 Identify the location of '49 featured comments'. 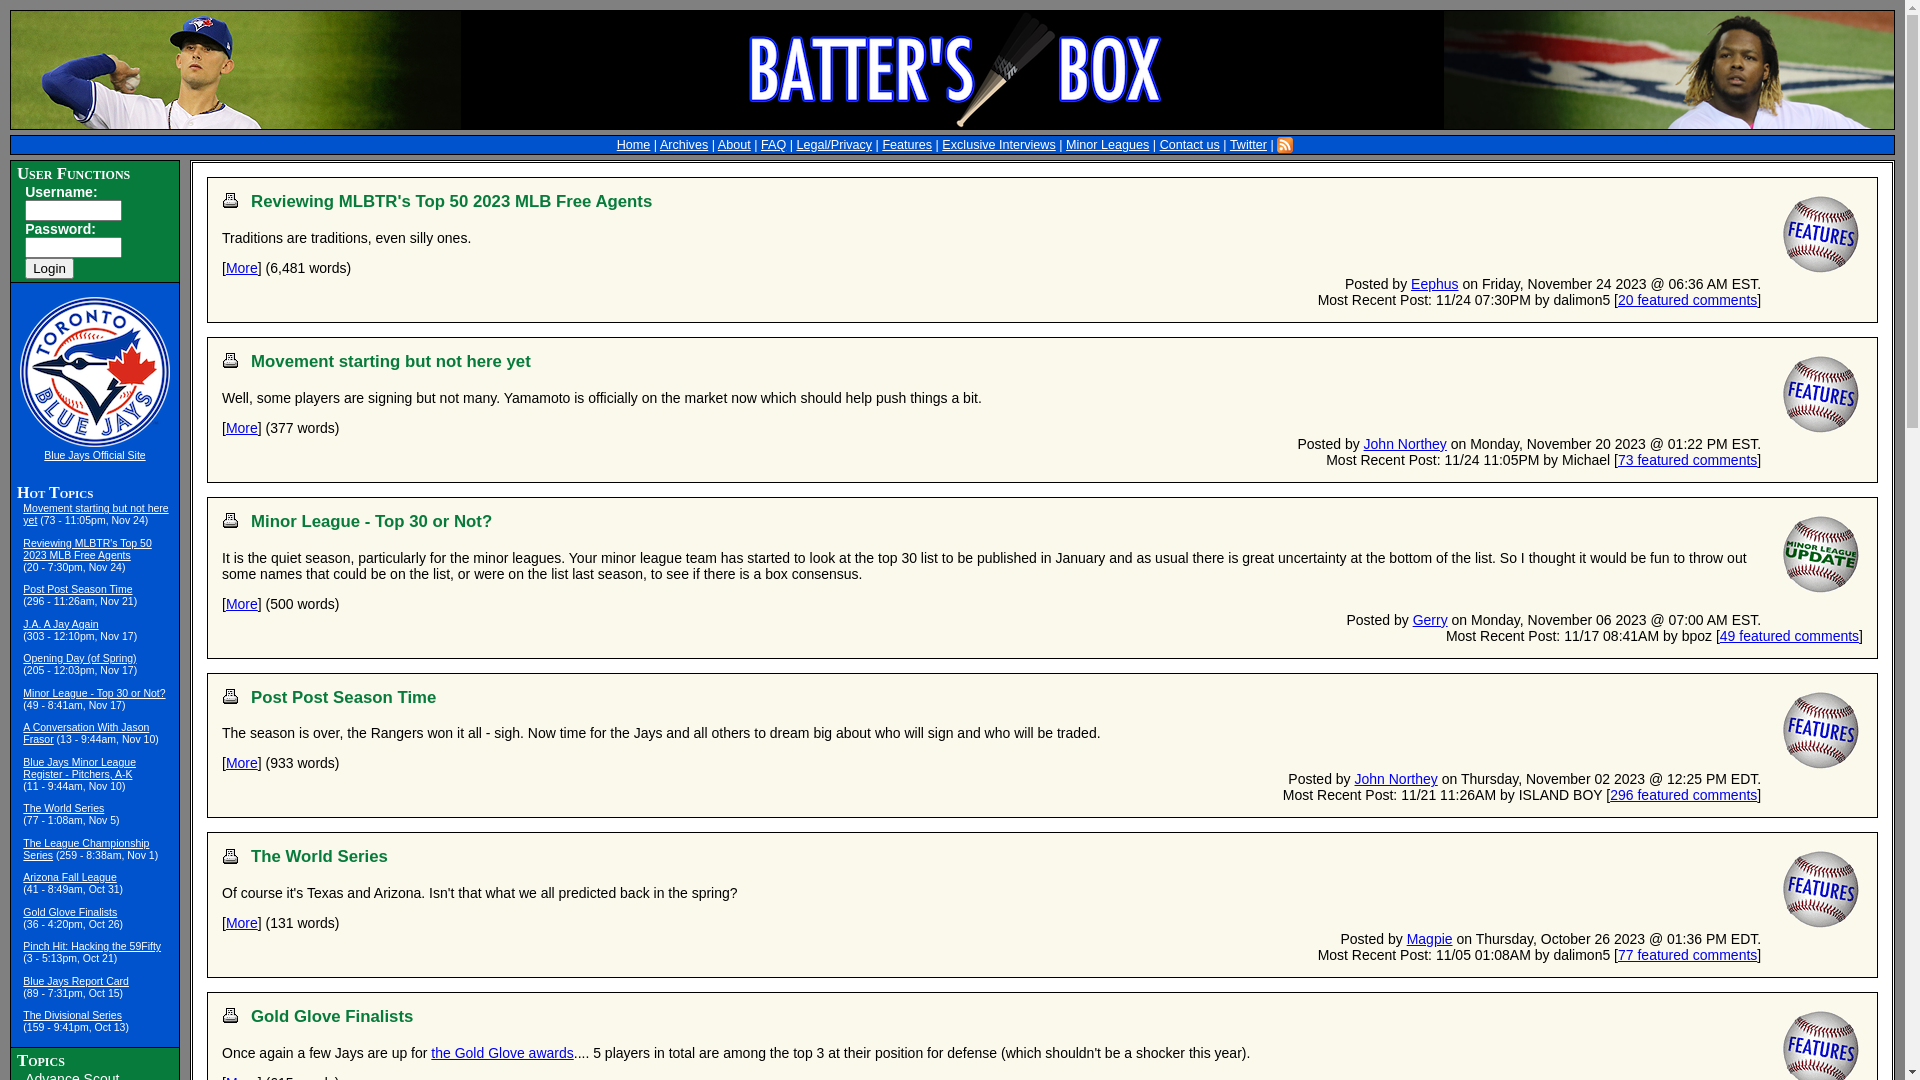
(1718, 636).